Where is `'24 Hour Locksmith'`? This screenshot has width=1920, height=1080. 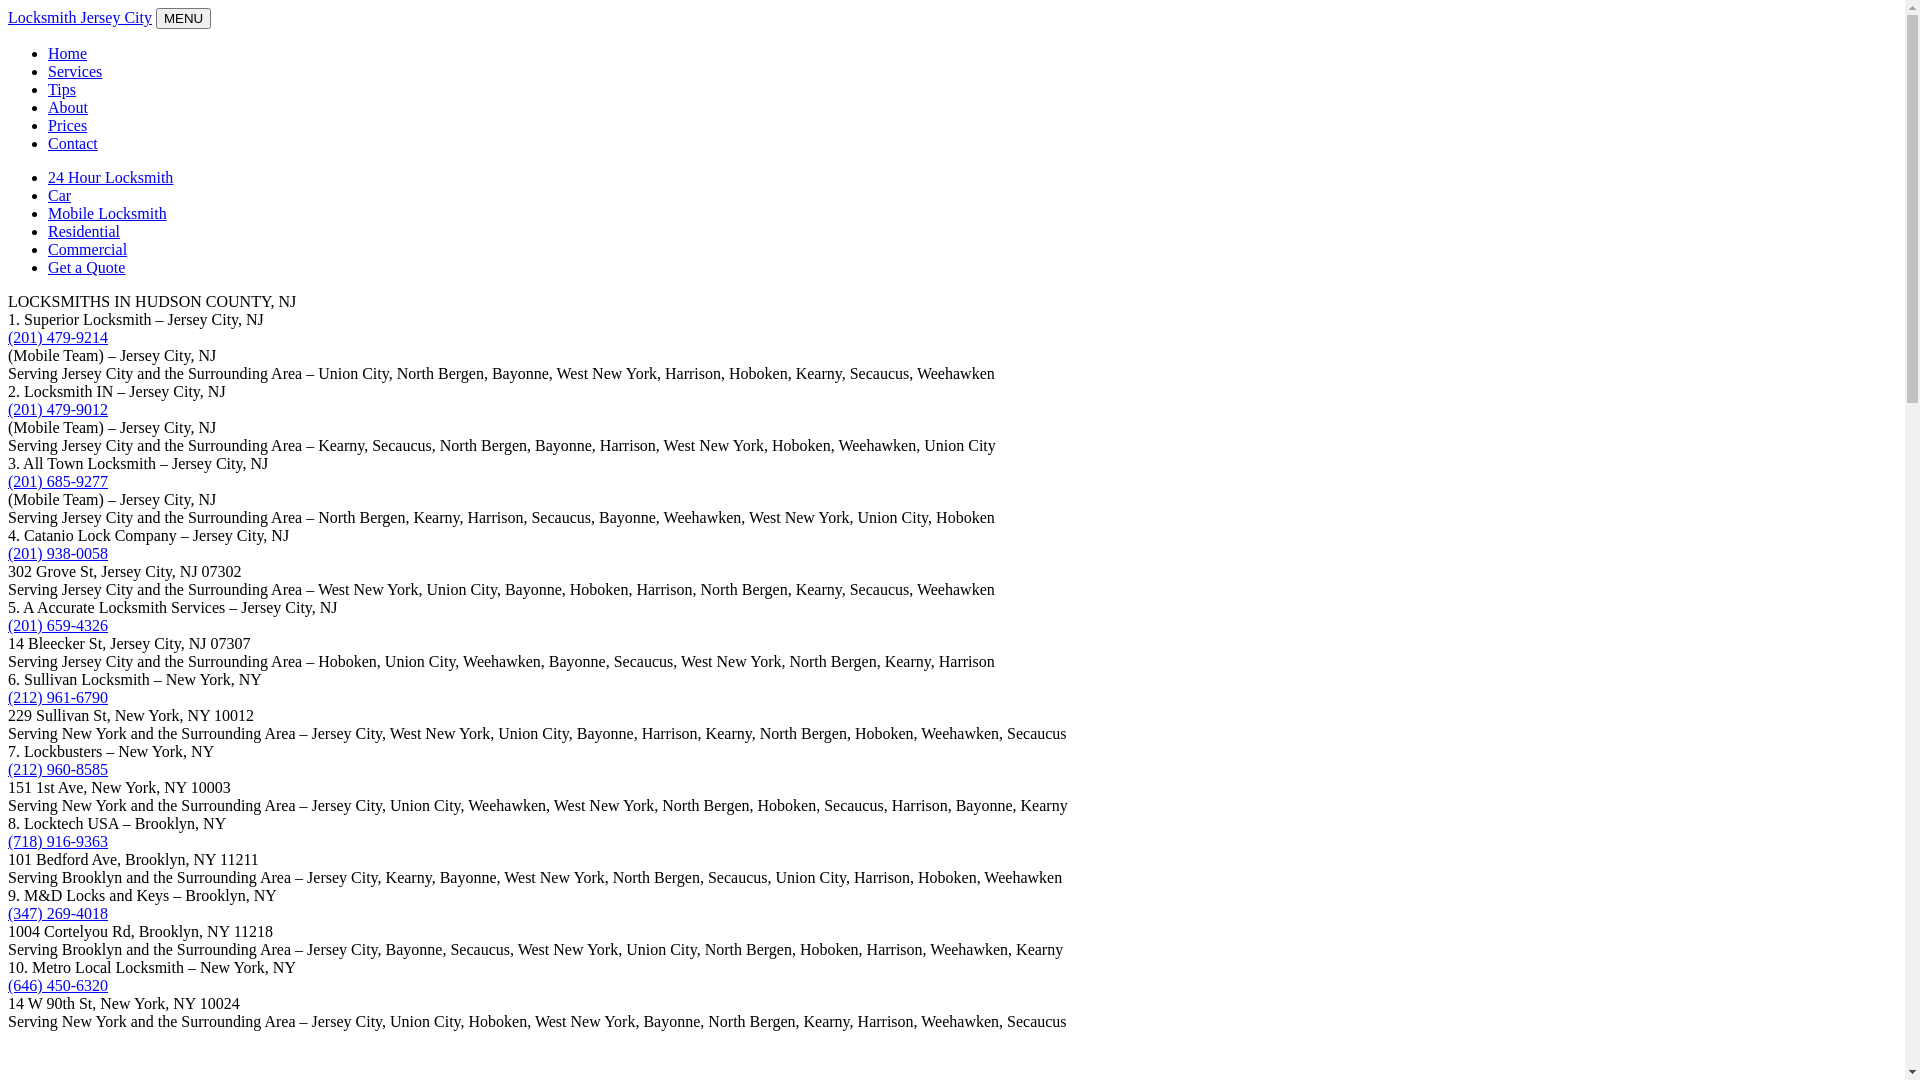 '24 Hour Locksmith' is located at coordinates (109, 176).